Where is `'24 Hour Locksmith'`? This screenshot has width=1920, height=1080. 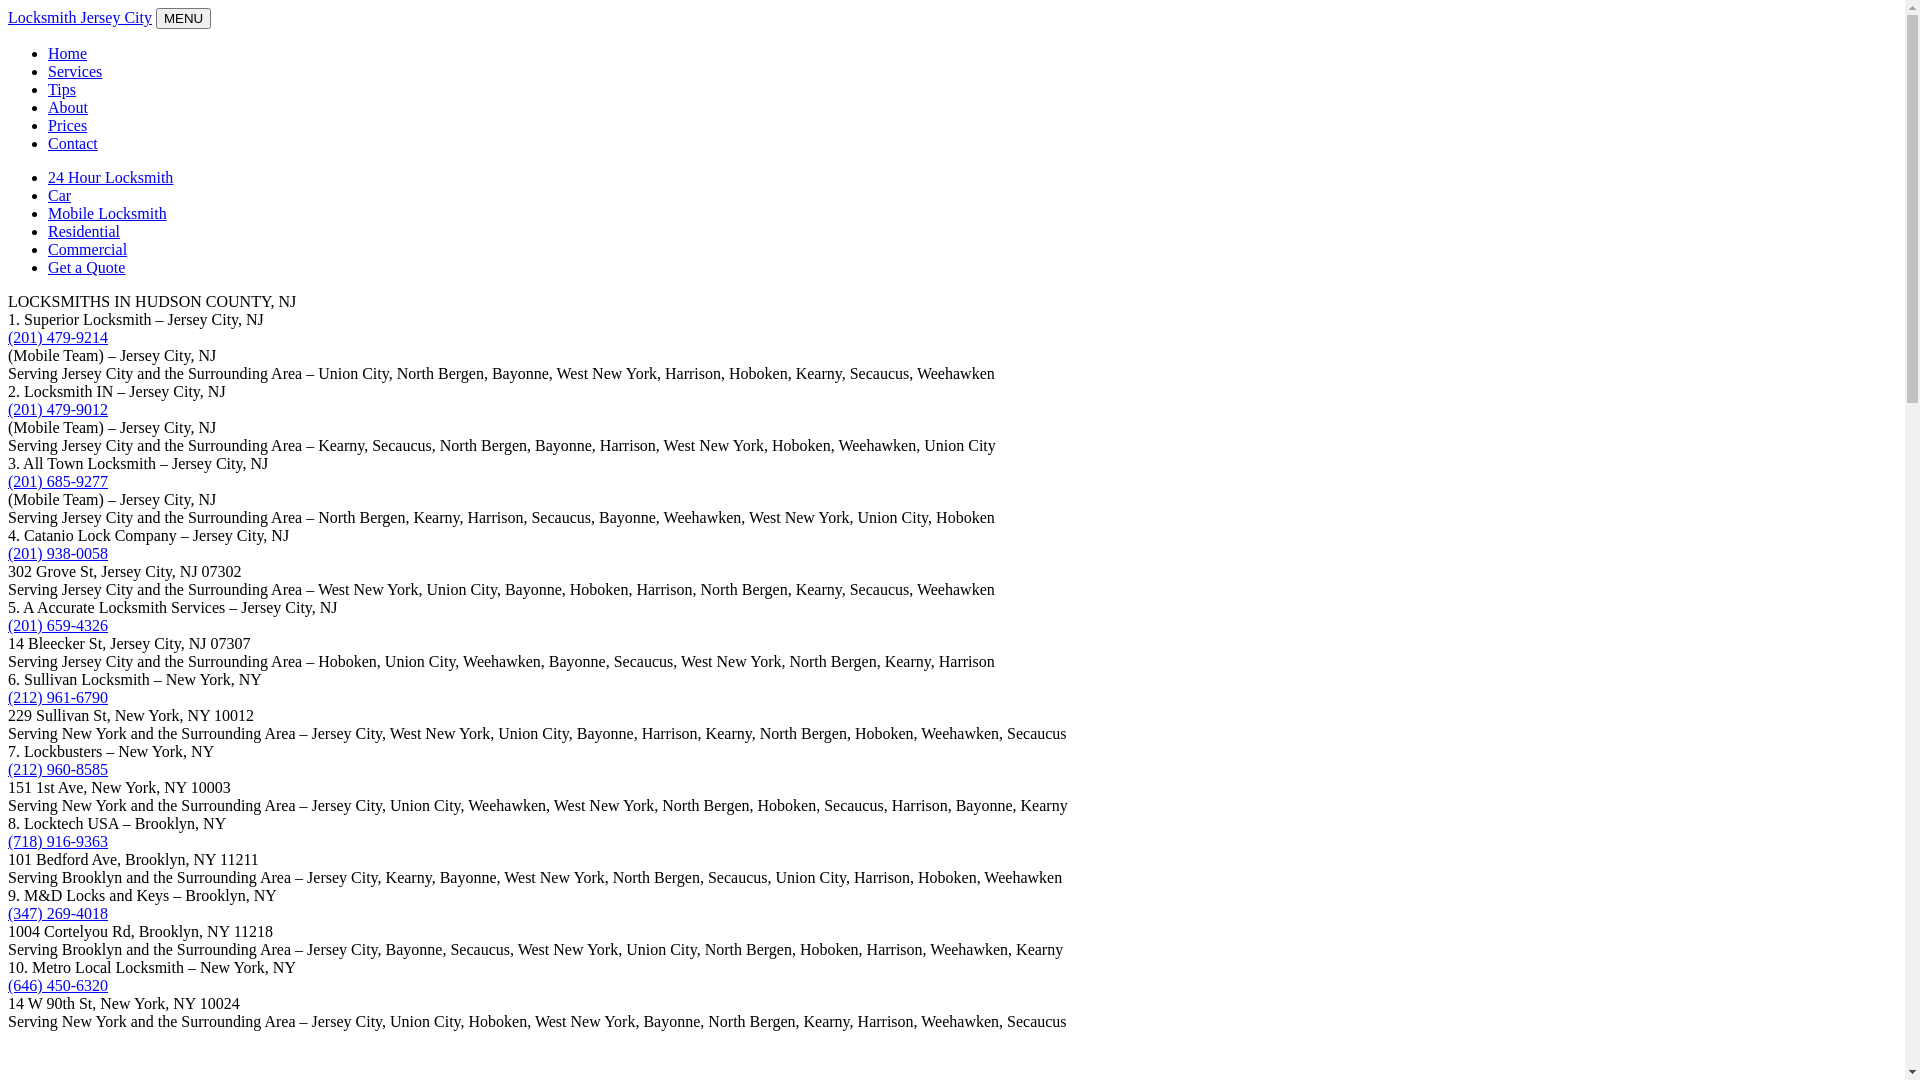 '24 Hour Locksmith' is located at coordinates (109, 176).